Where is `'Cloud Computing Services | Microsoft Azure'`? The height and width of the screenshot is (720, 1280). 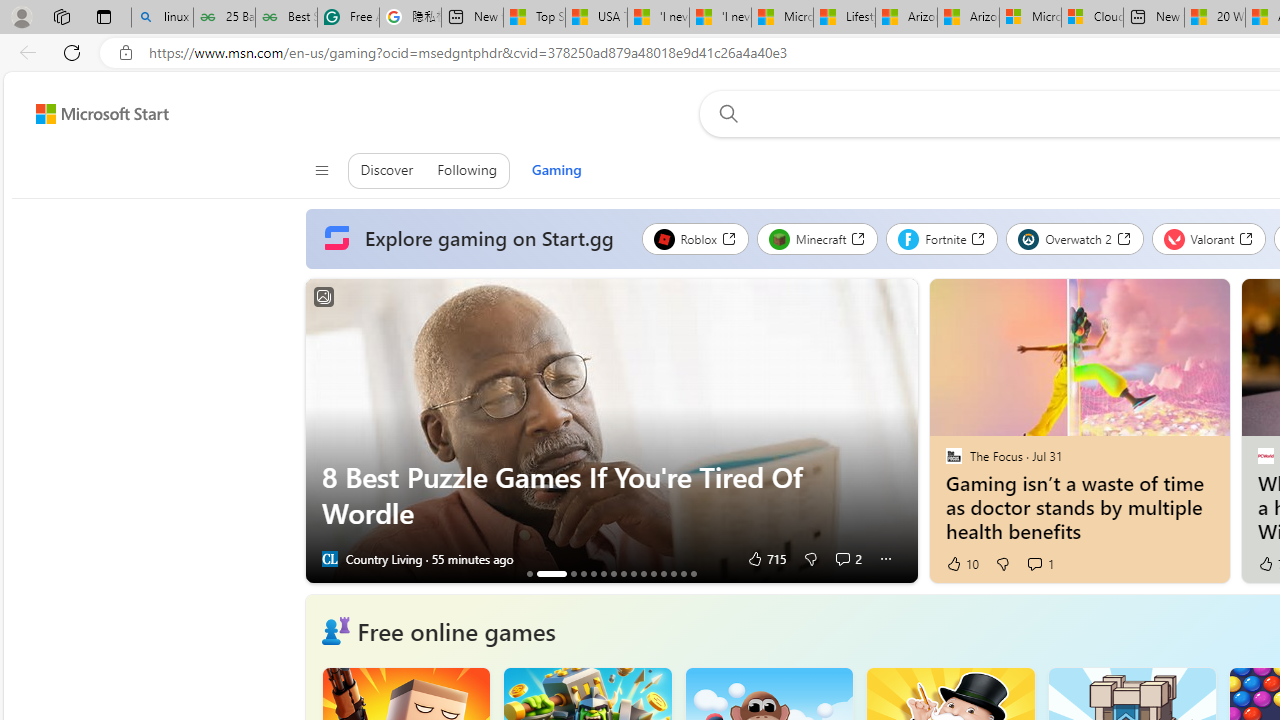
'Cloud Computing Services | Microsoft Azure' is located at coordinates (1091, 17).